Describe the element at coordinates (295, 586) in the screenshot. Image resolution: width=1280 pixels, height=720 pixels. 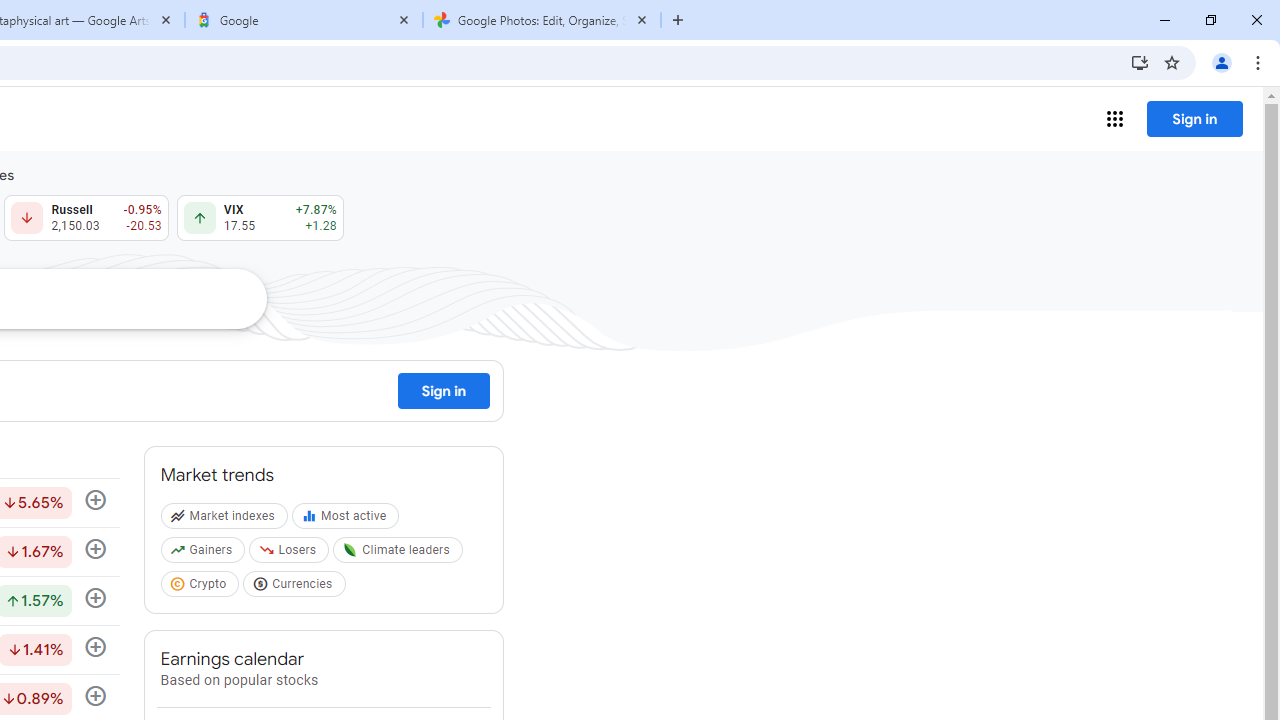
I see `'Currencies'` at that location.